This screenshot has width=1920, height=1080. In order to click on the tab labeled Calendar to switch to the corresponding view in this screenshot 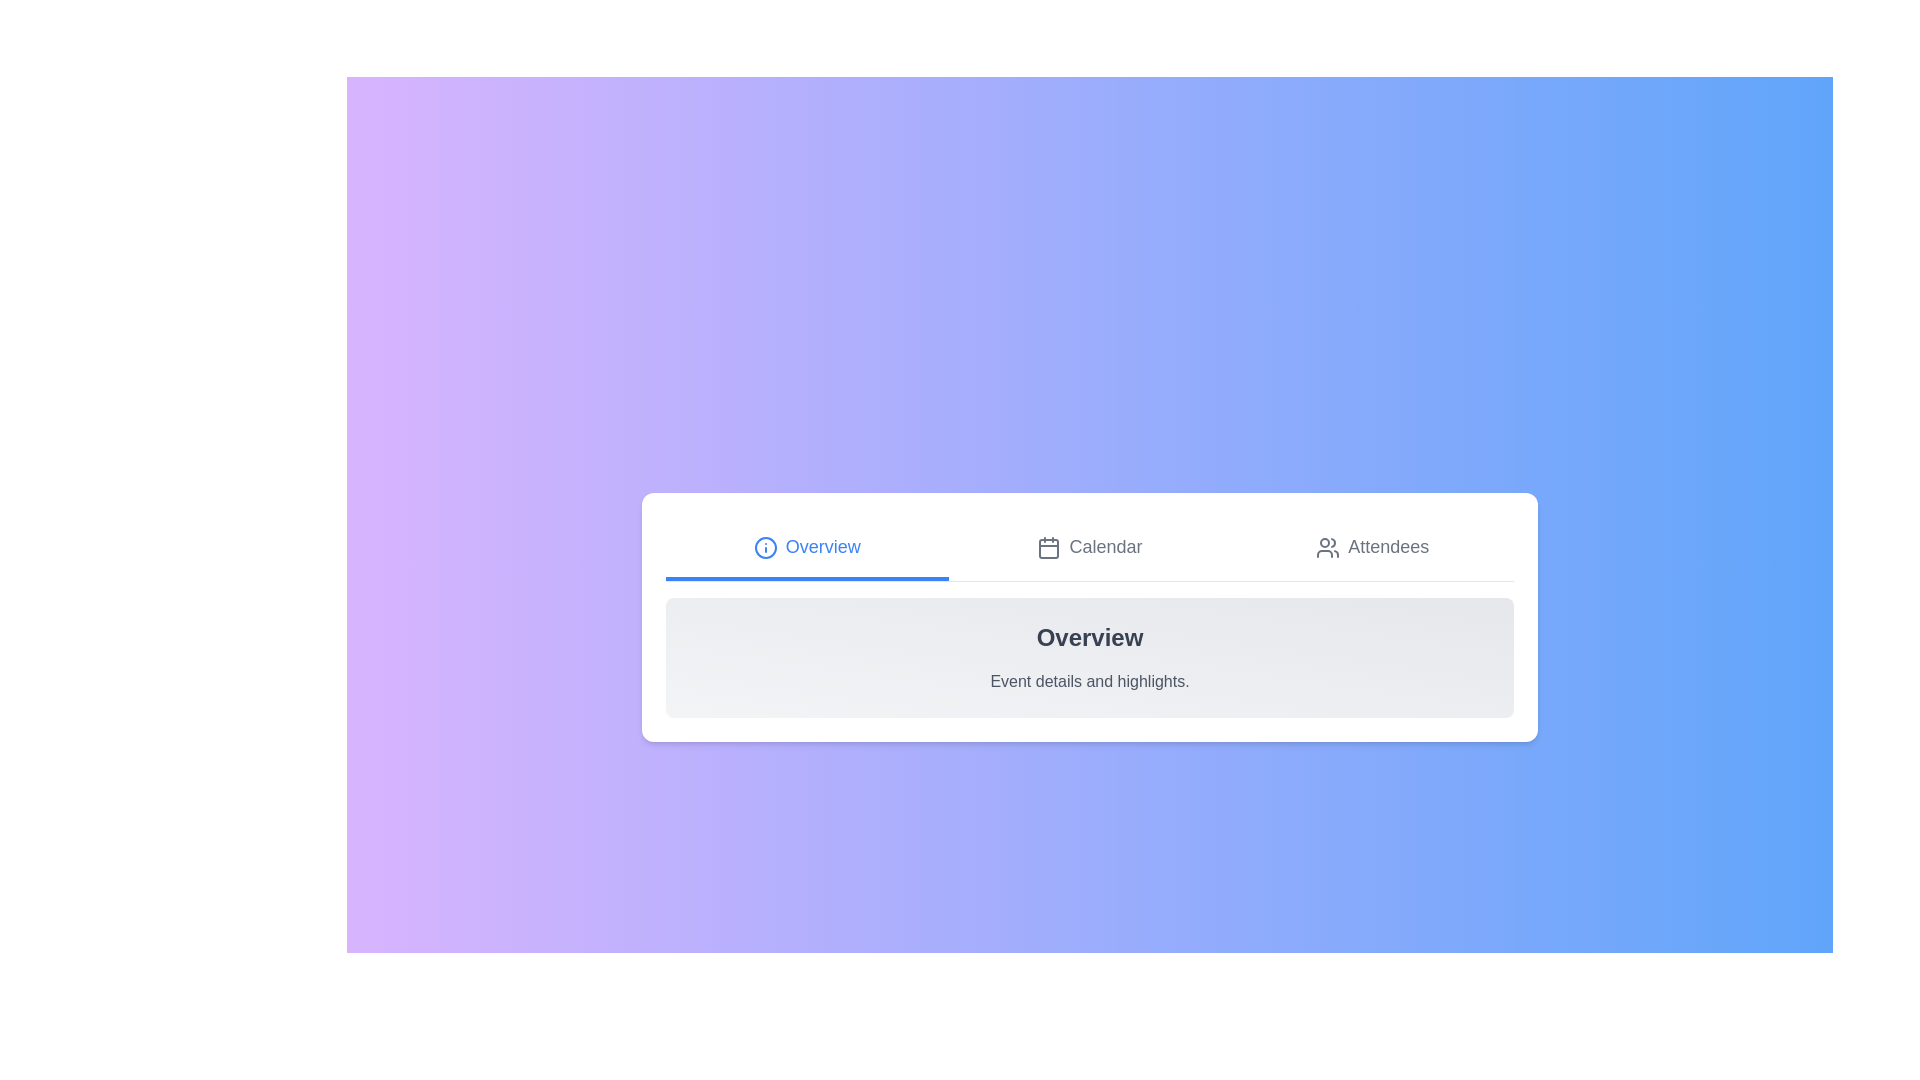, I will do `click(1088, 547)`.